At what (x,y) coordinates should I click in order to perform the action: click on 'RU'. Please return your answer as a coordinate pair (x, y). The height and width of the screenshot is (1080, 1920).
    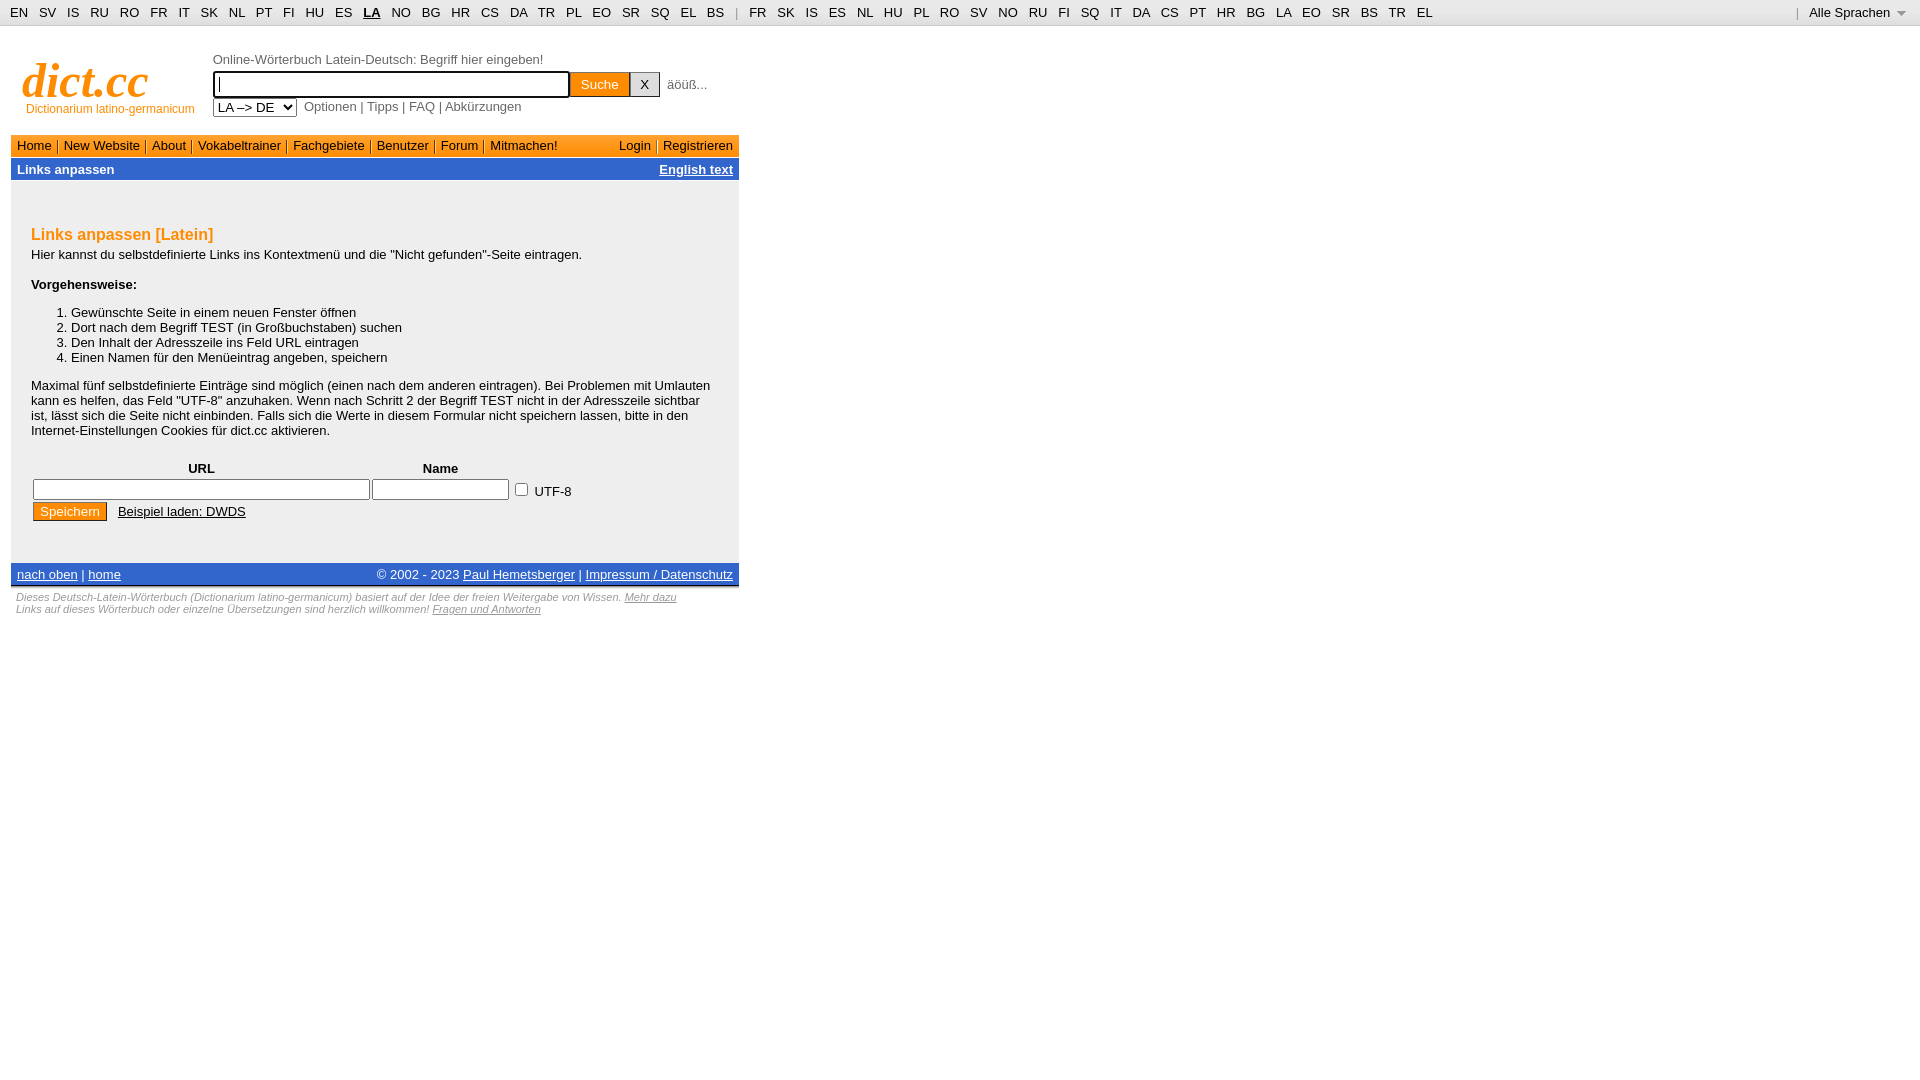
    Looking at the image, I should click on (1038, 12).